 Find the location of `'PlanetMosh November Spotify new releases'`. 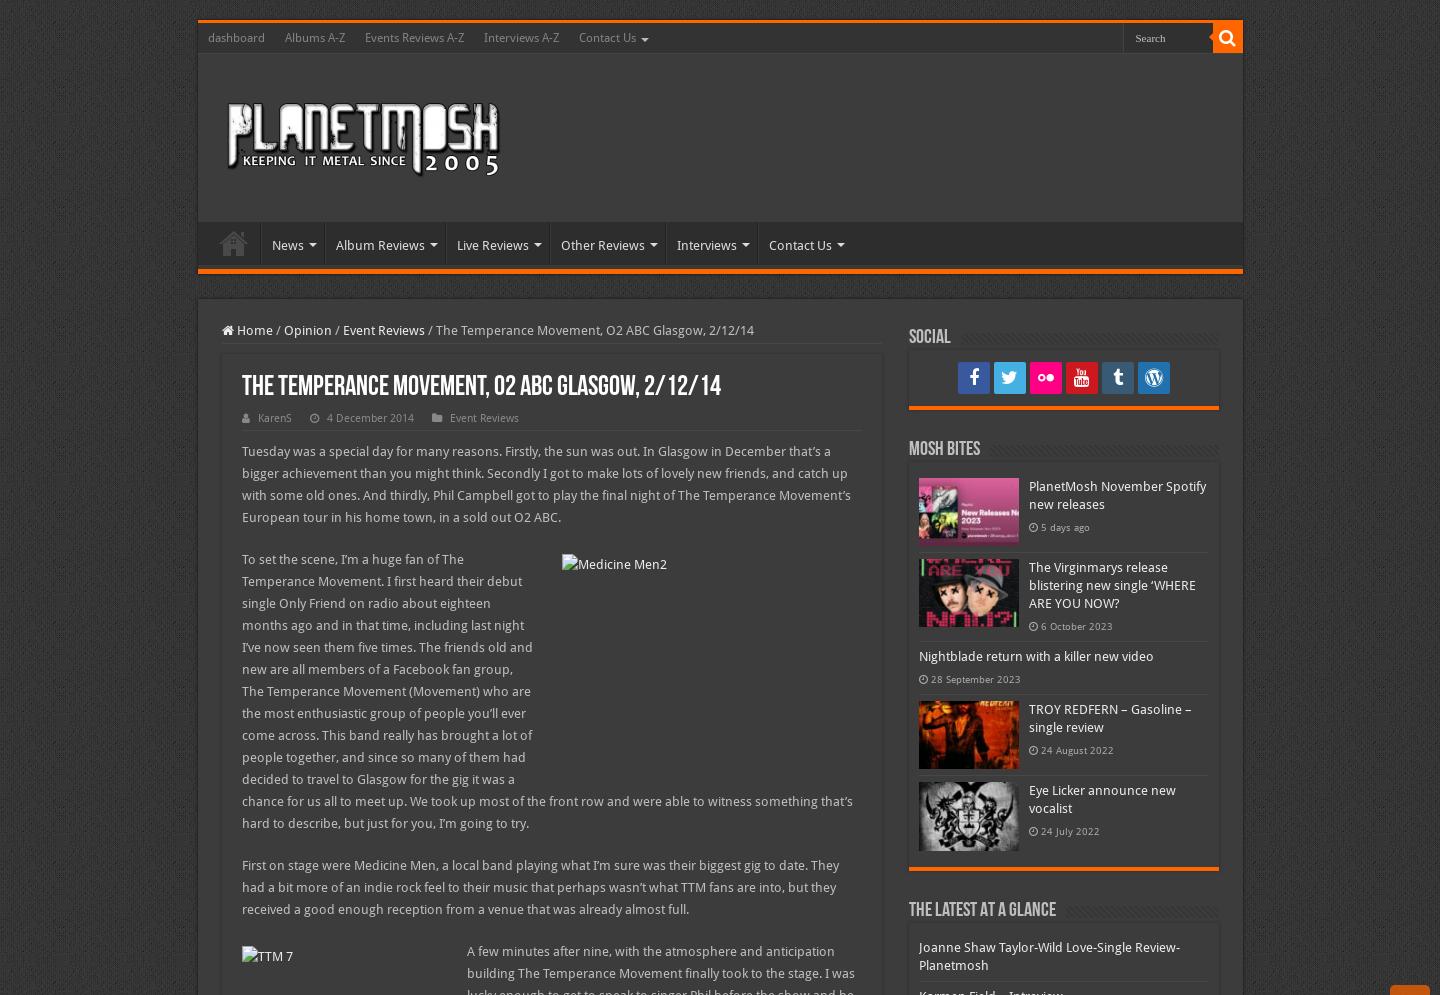

'PlanetMosh November Spotify new releases' is located at coordinates (1115, 495).